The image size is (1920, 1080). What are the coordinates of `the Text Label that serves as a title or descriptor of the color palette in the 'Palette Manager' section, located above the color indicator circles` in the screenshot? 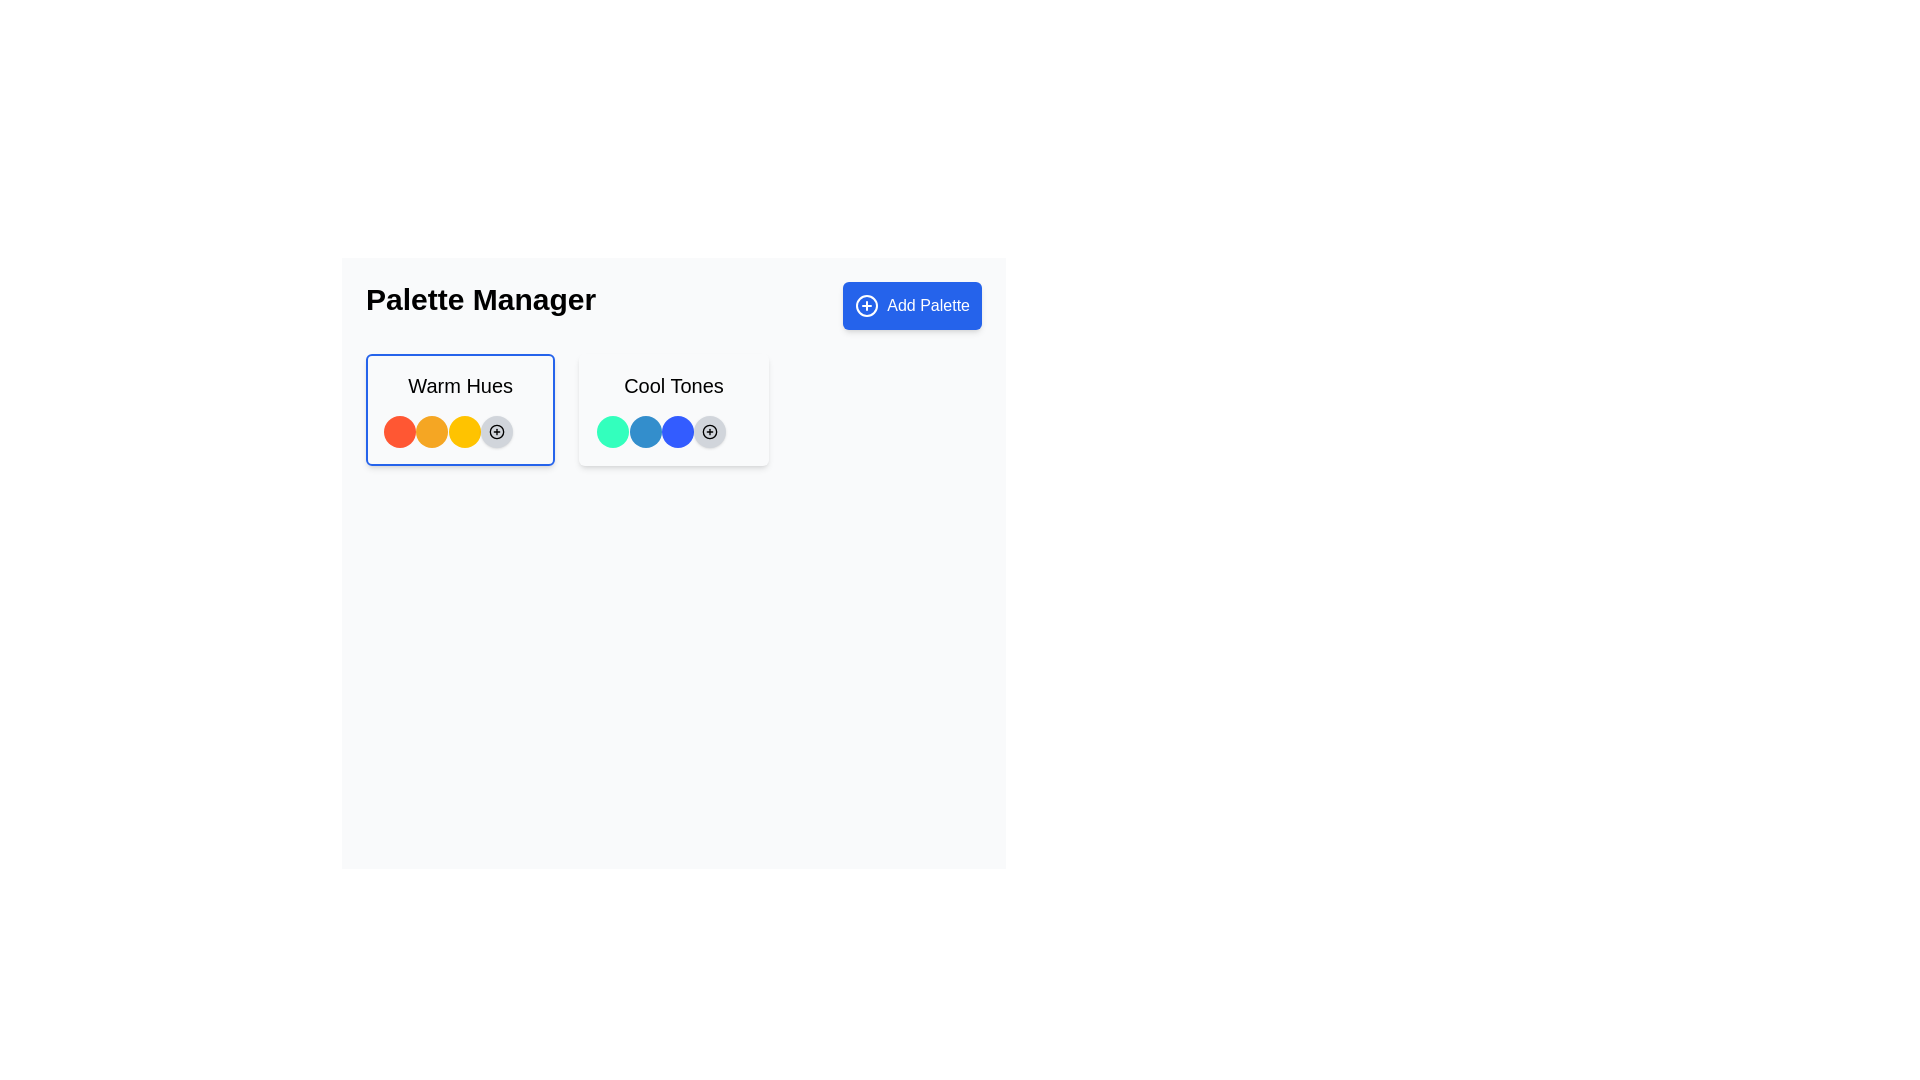 It's located at (459, 385).